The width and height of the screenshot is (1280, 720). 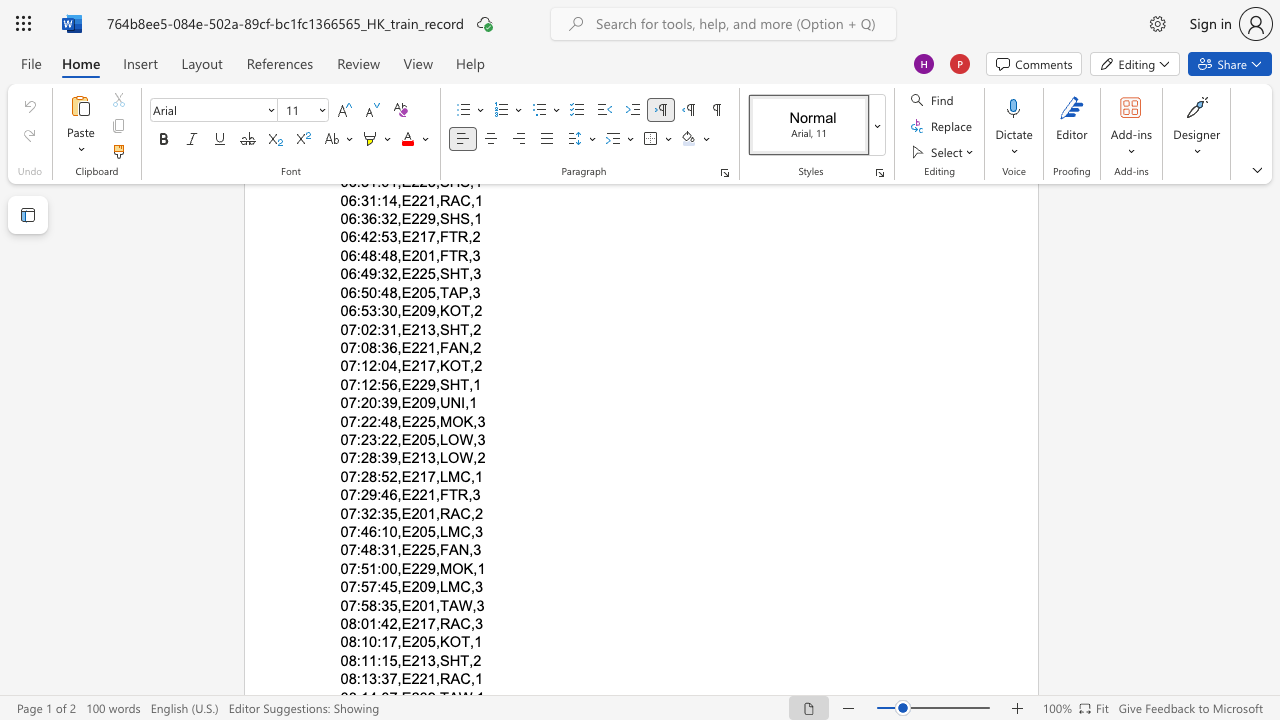 I want to click on the subset text ":23" within the text "07:23:22,E205,LOW,3", so click(x=356, y=438).